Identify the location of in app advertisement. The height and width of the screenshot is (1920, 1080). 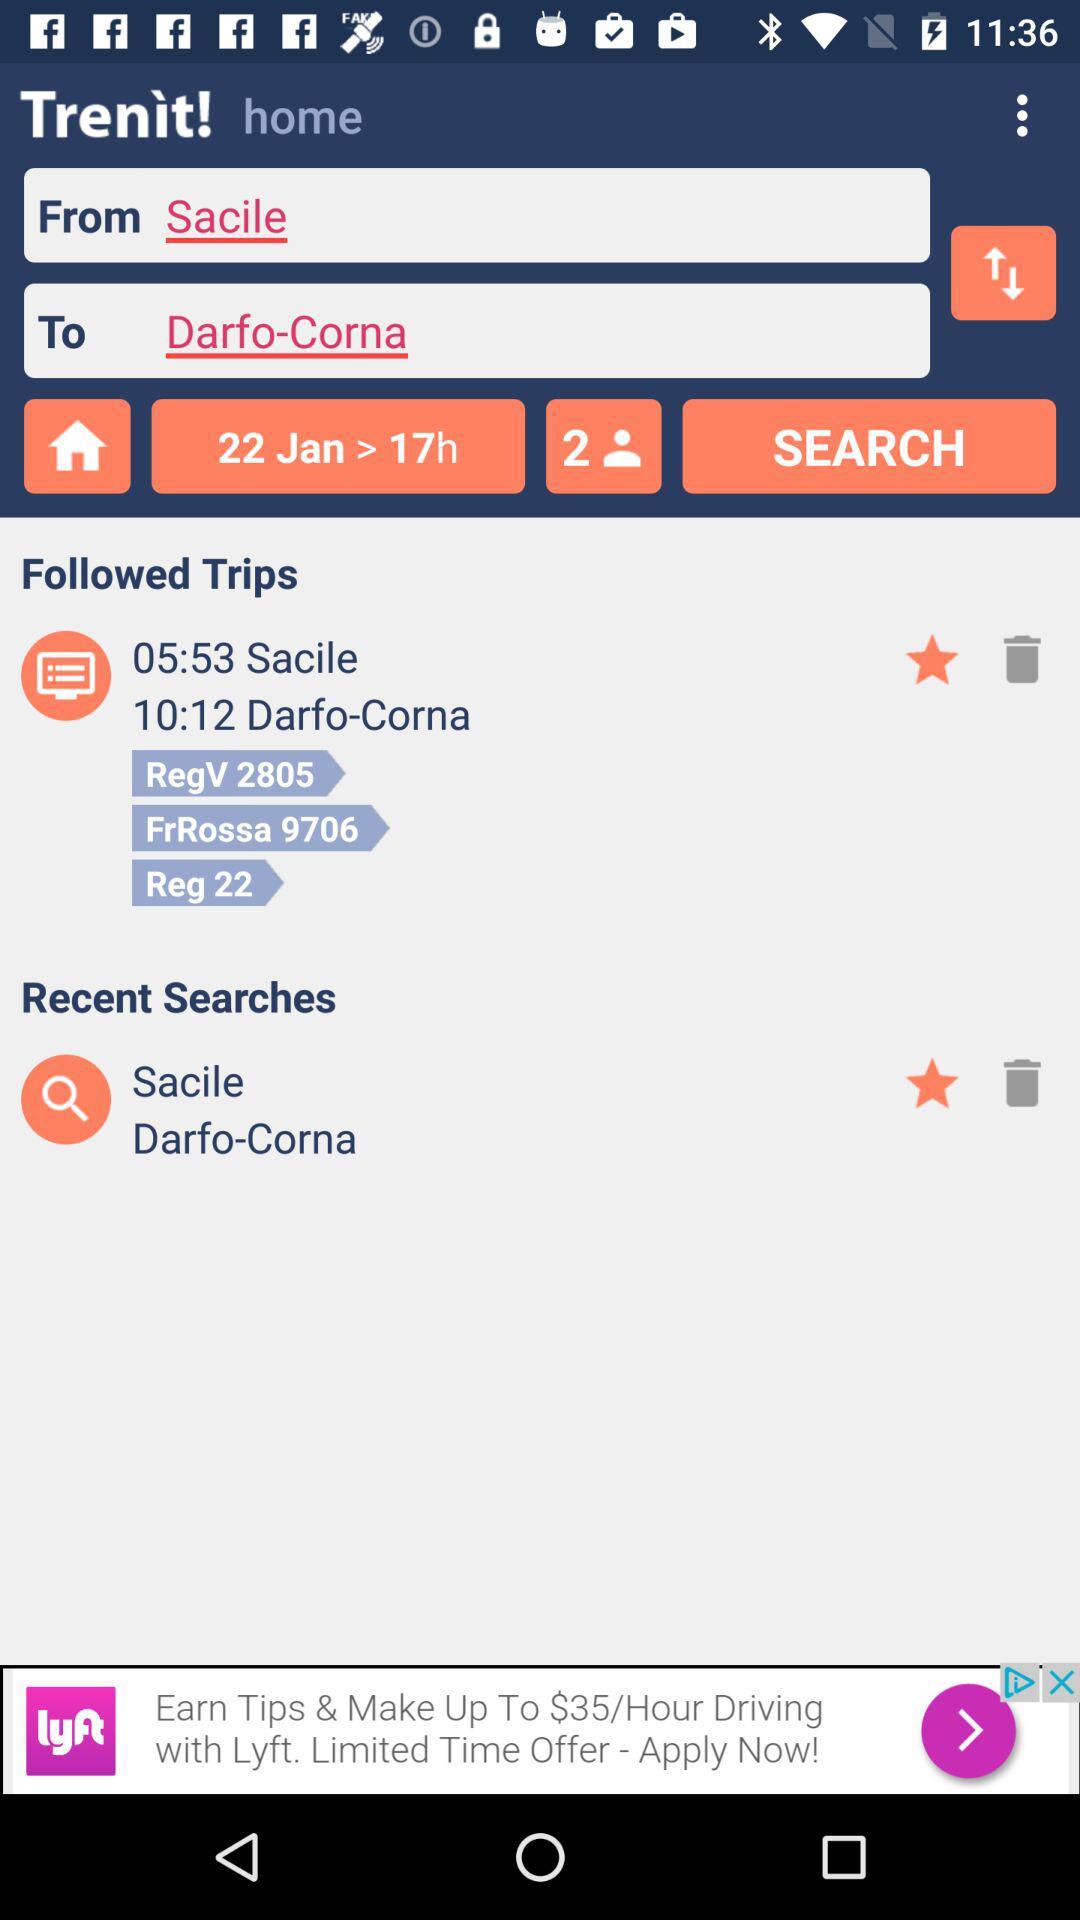
(540, 1727).